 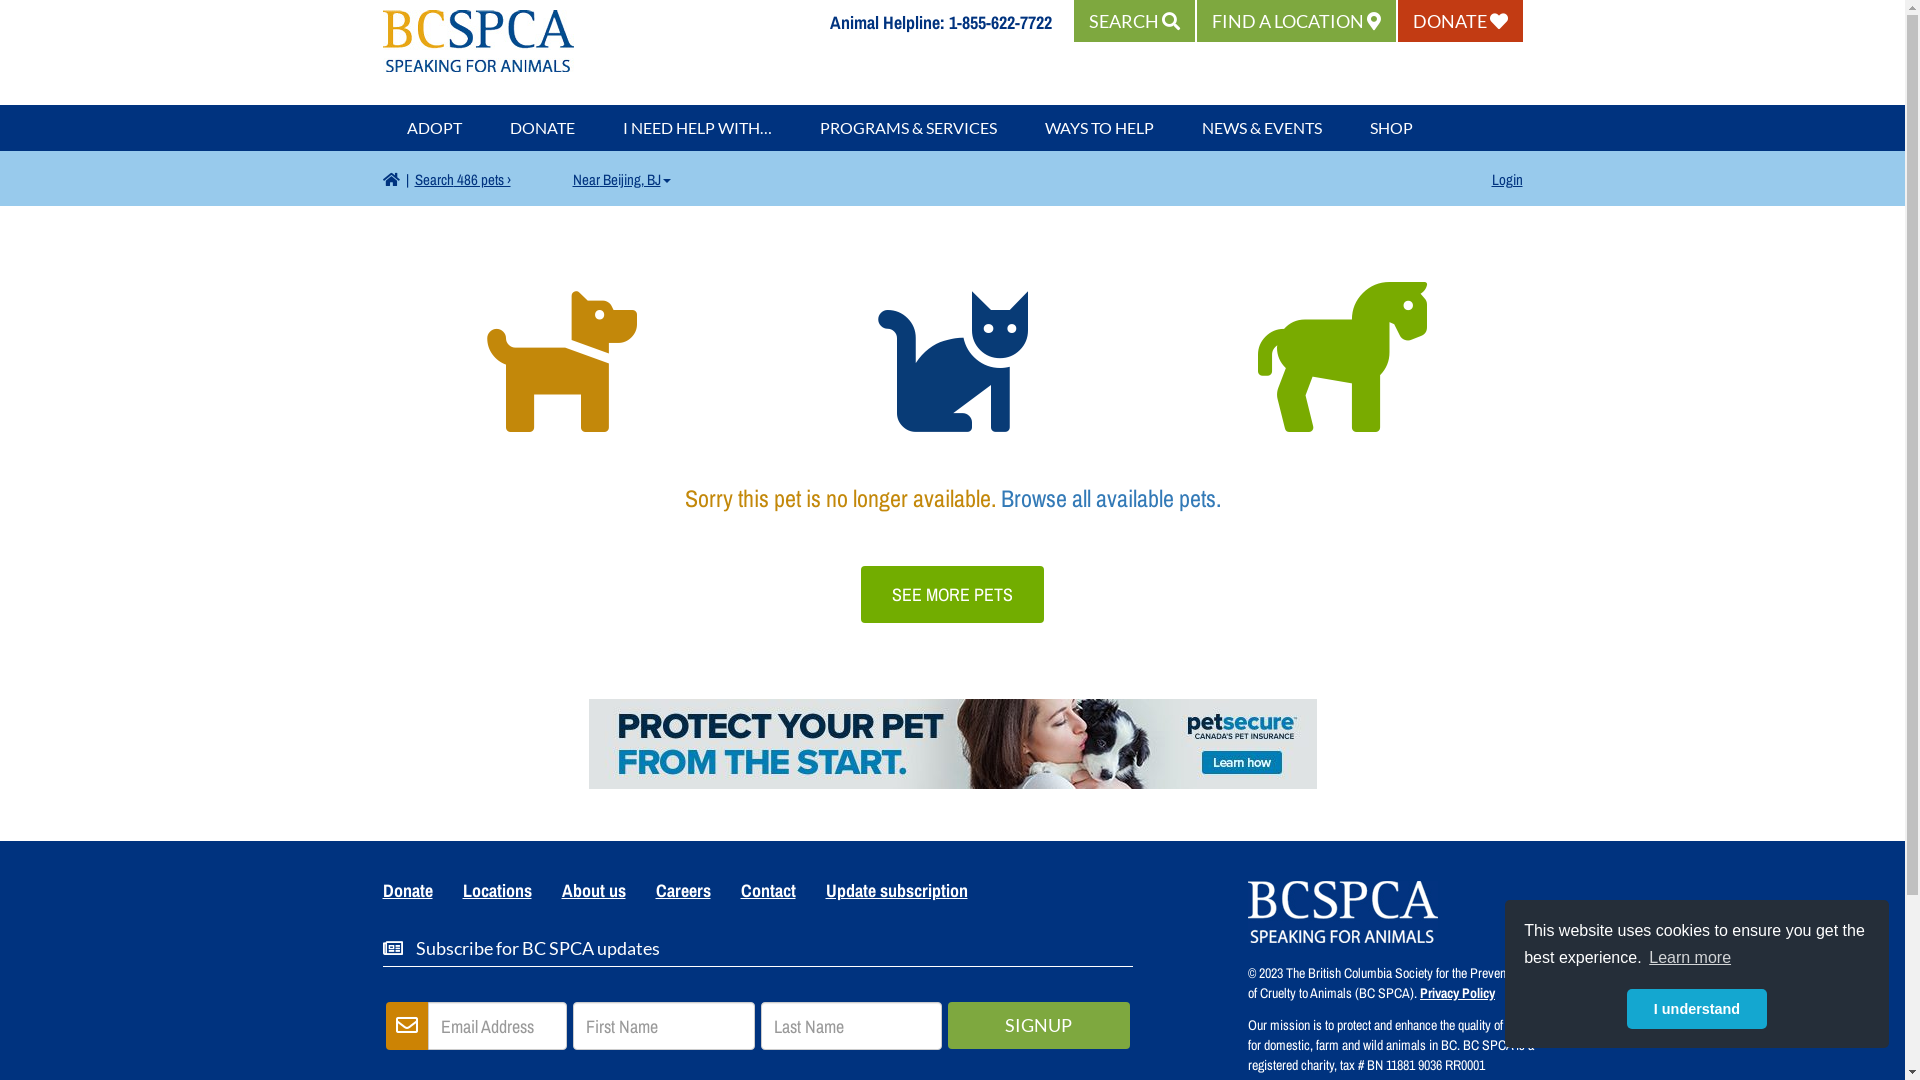 I want to click on 'SEARCH', so click(x=1134, y=20).